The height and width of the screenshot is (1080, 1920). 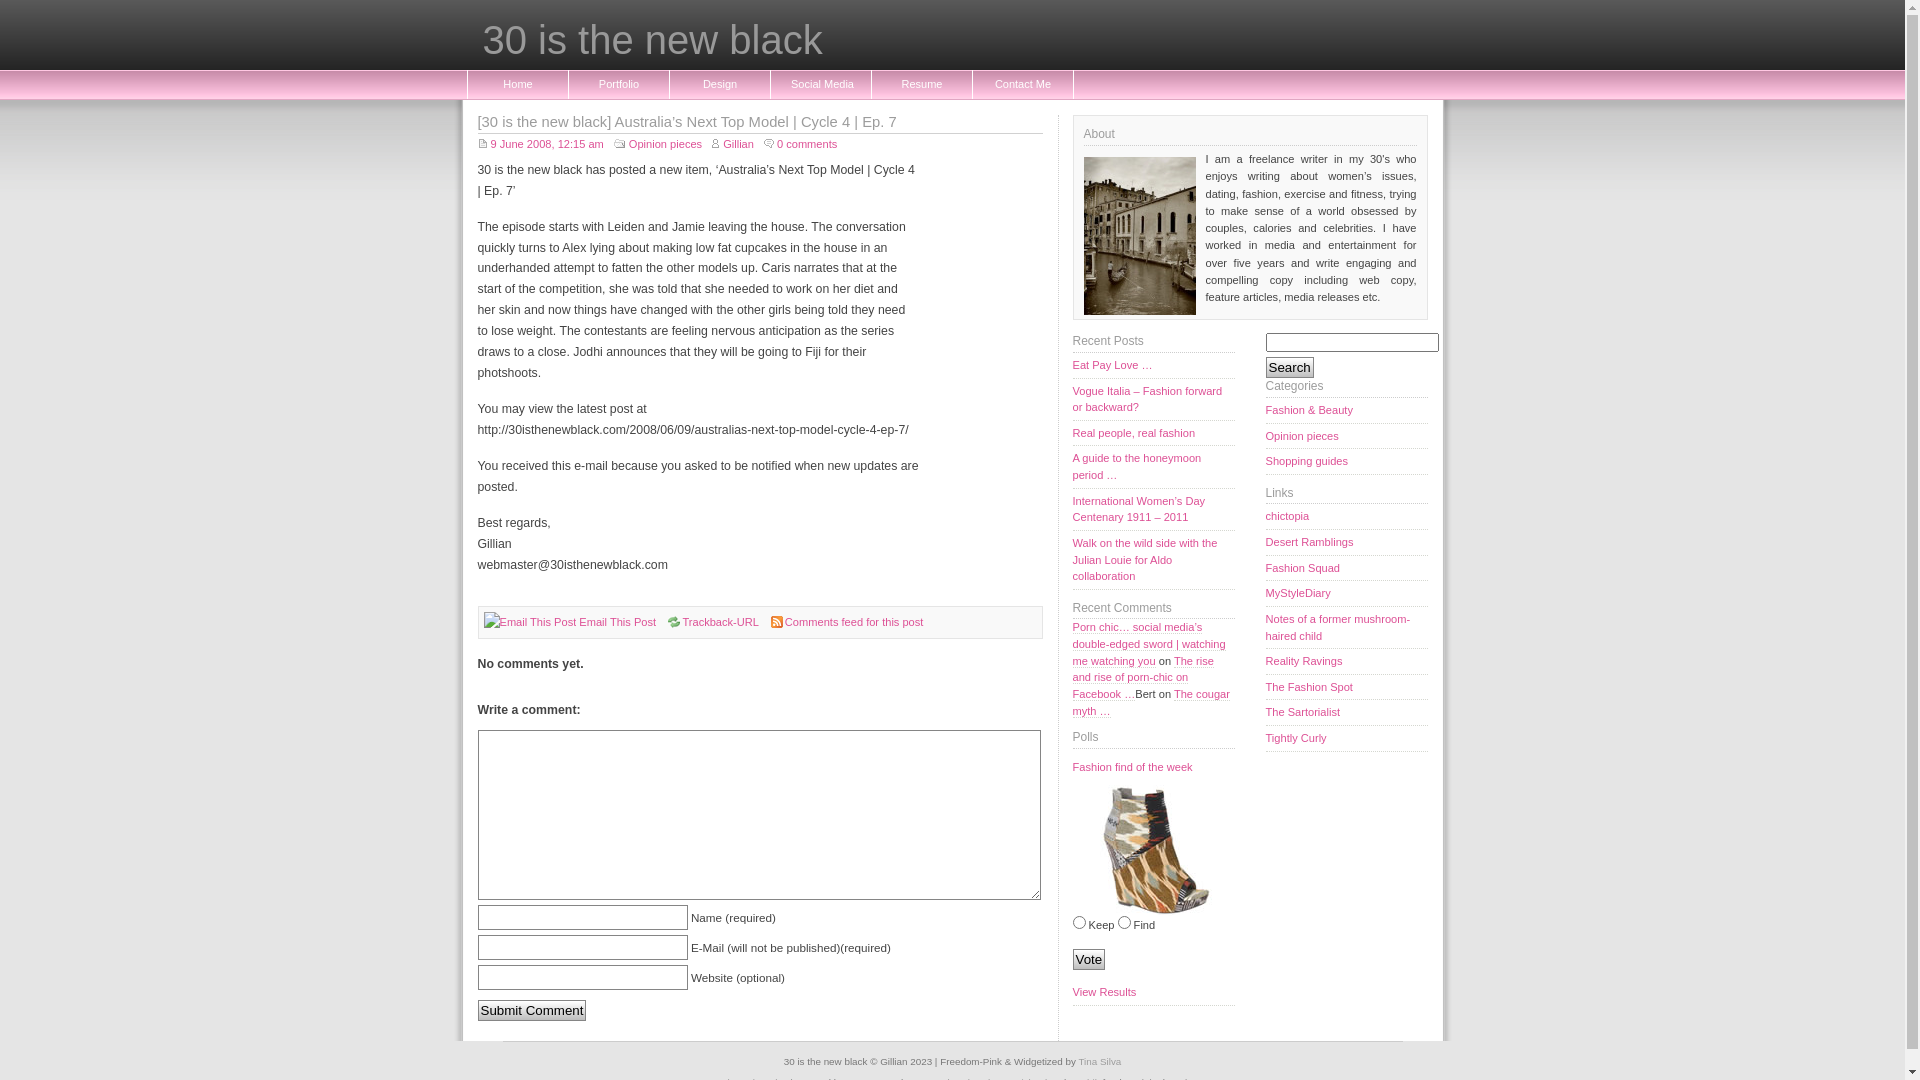 I want to click on 'Reality Ravings', so click(x=1347, y=662).